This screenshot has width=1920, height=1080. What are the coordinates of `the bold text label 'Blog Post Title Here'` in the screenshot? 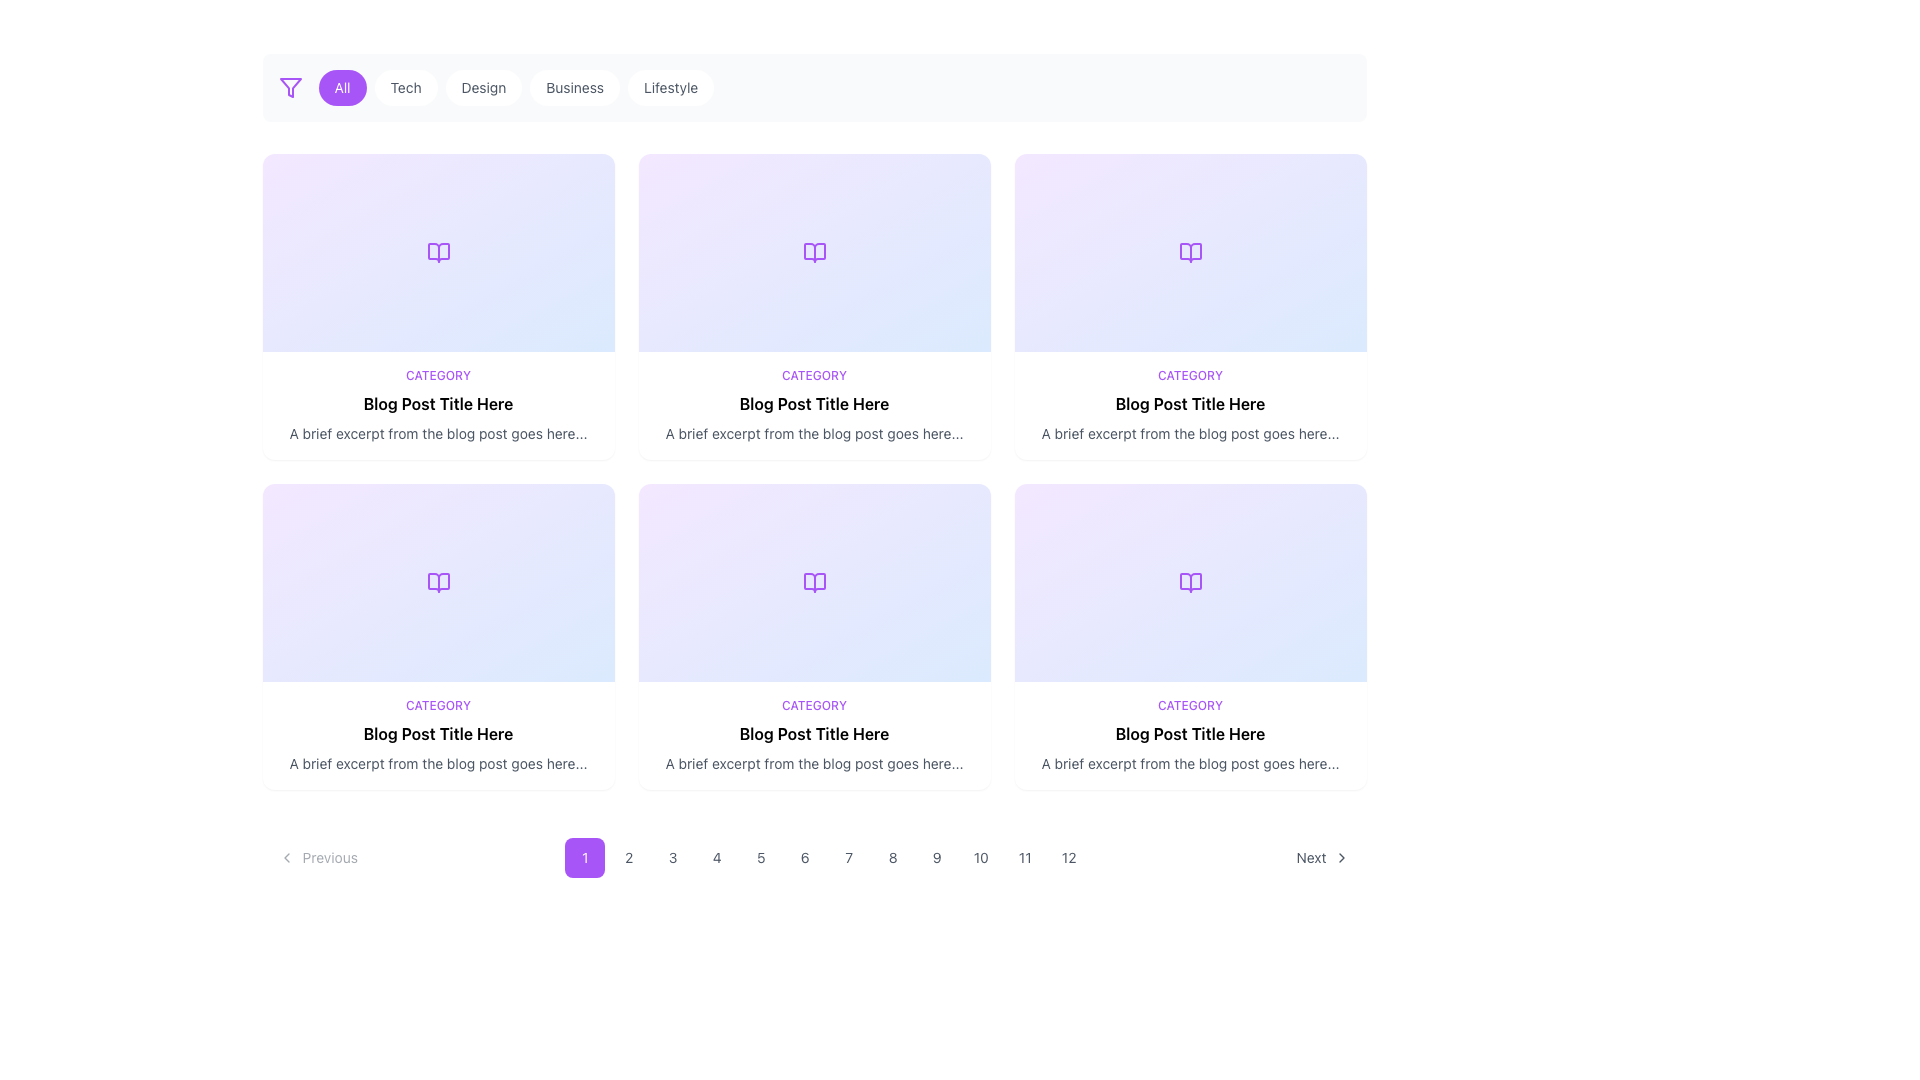 It's located at (814, 733).